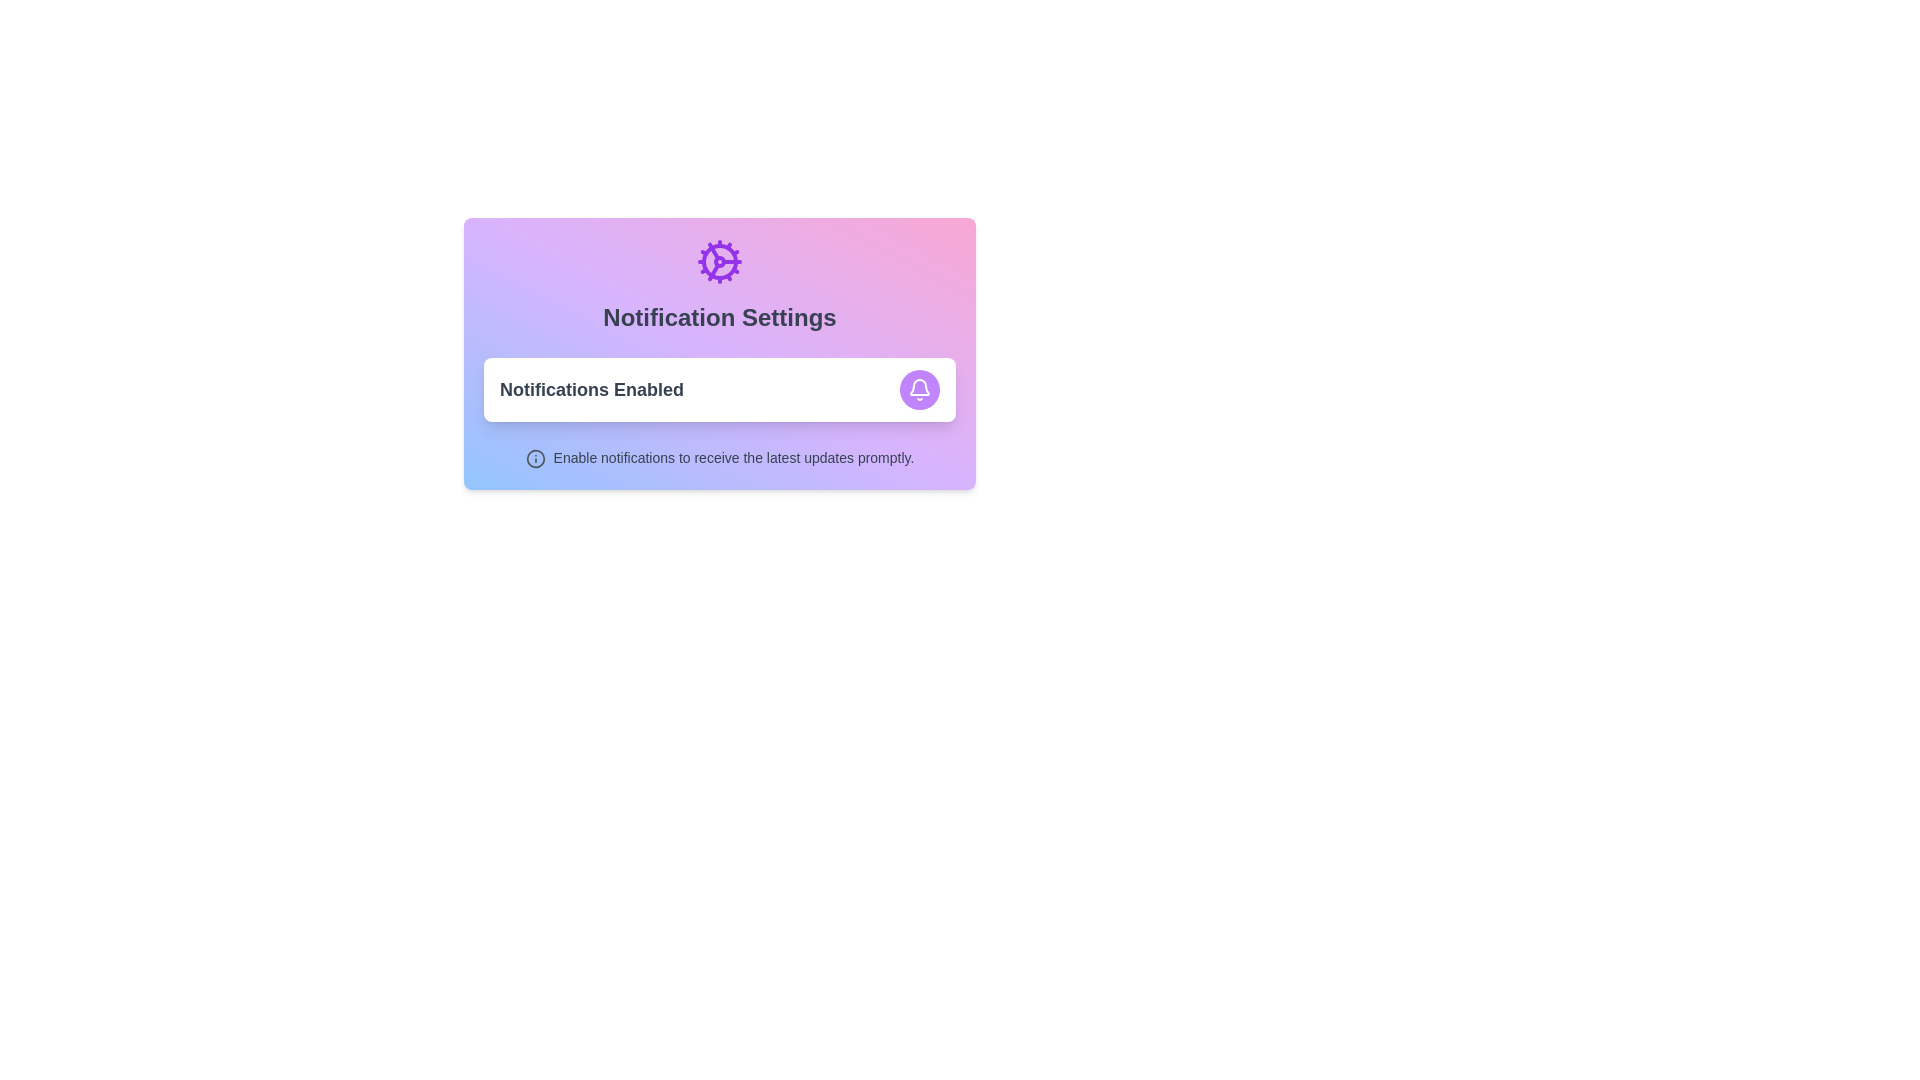  I want to click on the purple bell-shaped icon located on the right side of the 'Notifications Enabled' button, enclosed within a circular purple background, so click(919, 389).